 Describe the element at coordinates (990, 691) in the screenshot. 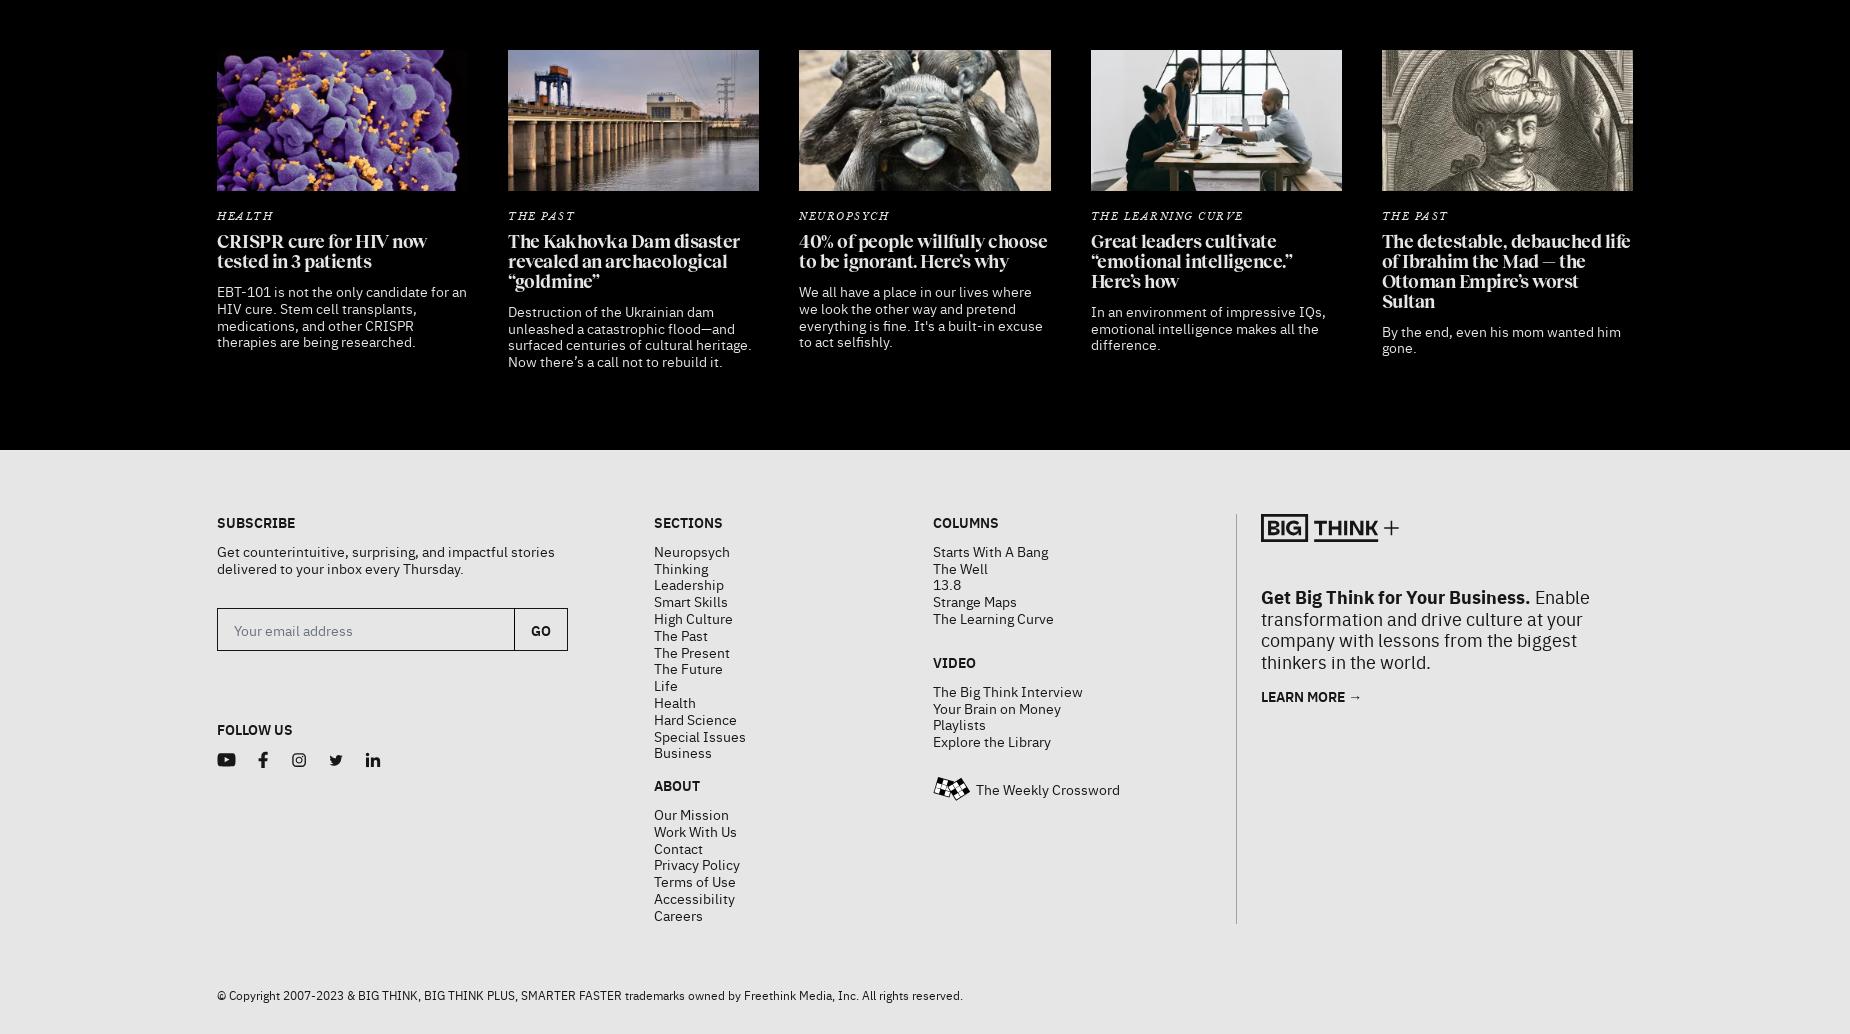

I see `'Explore the Library'` at that location.